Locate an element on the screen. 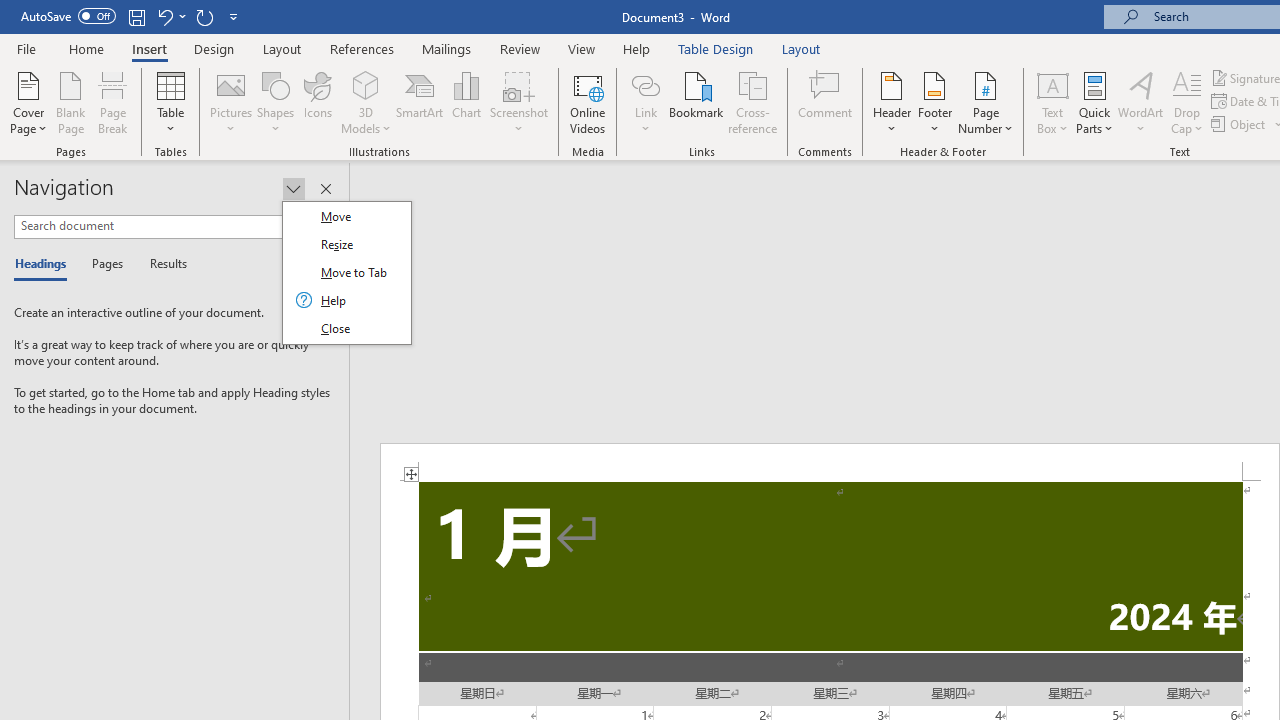 The width and height of the screenshot is (1280, 720). 'Quick Parts' is located at coordinates (1094, 103).